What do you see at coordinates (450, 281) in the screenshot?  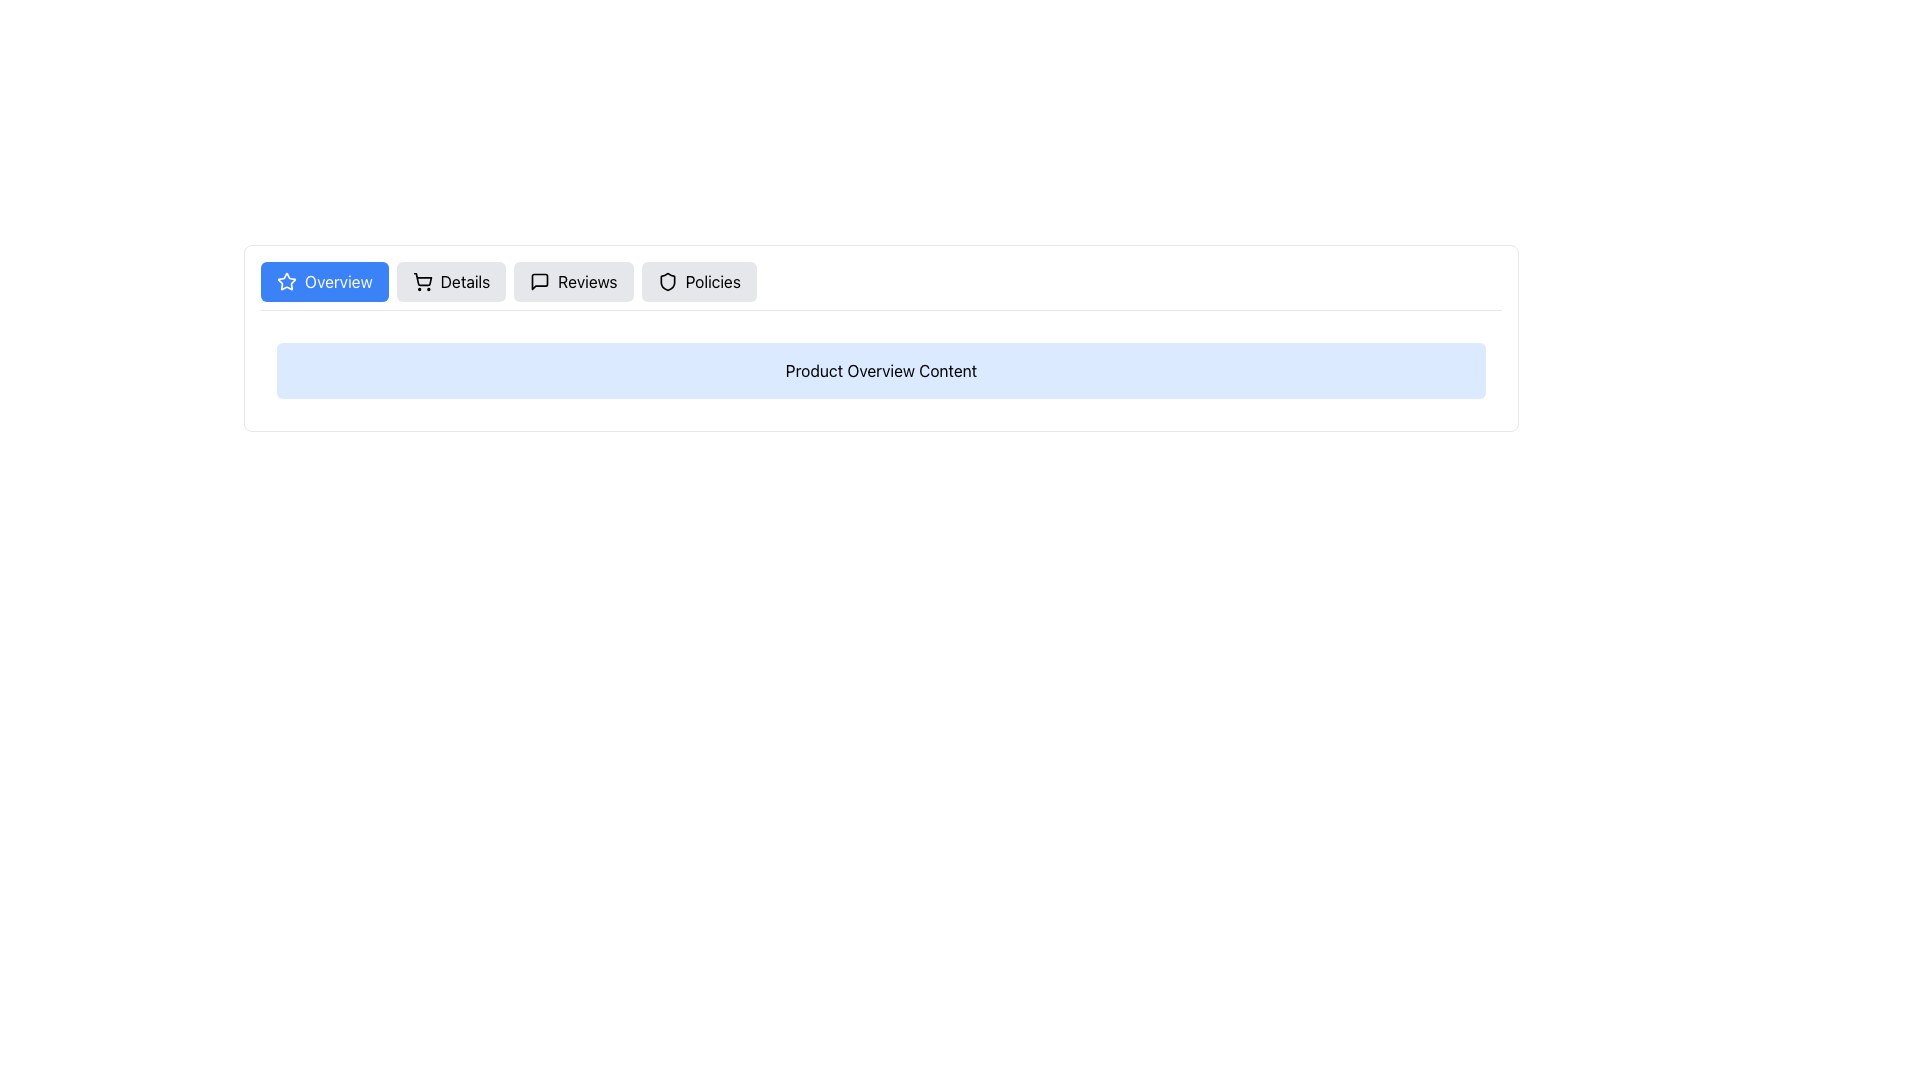 I see `the 'Details' button, which is the second button among four` at bounding box center [450, 281].